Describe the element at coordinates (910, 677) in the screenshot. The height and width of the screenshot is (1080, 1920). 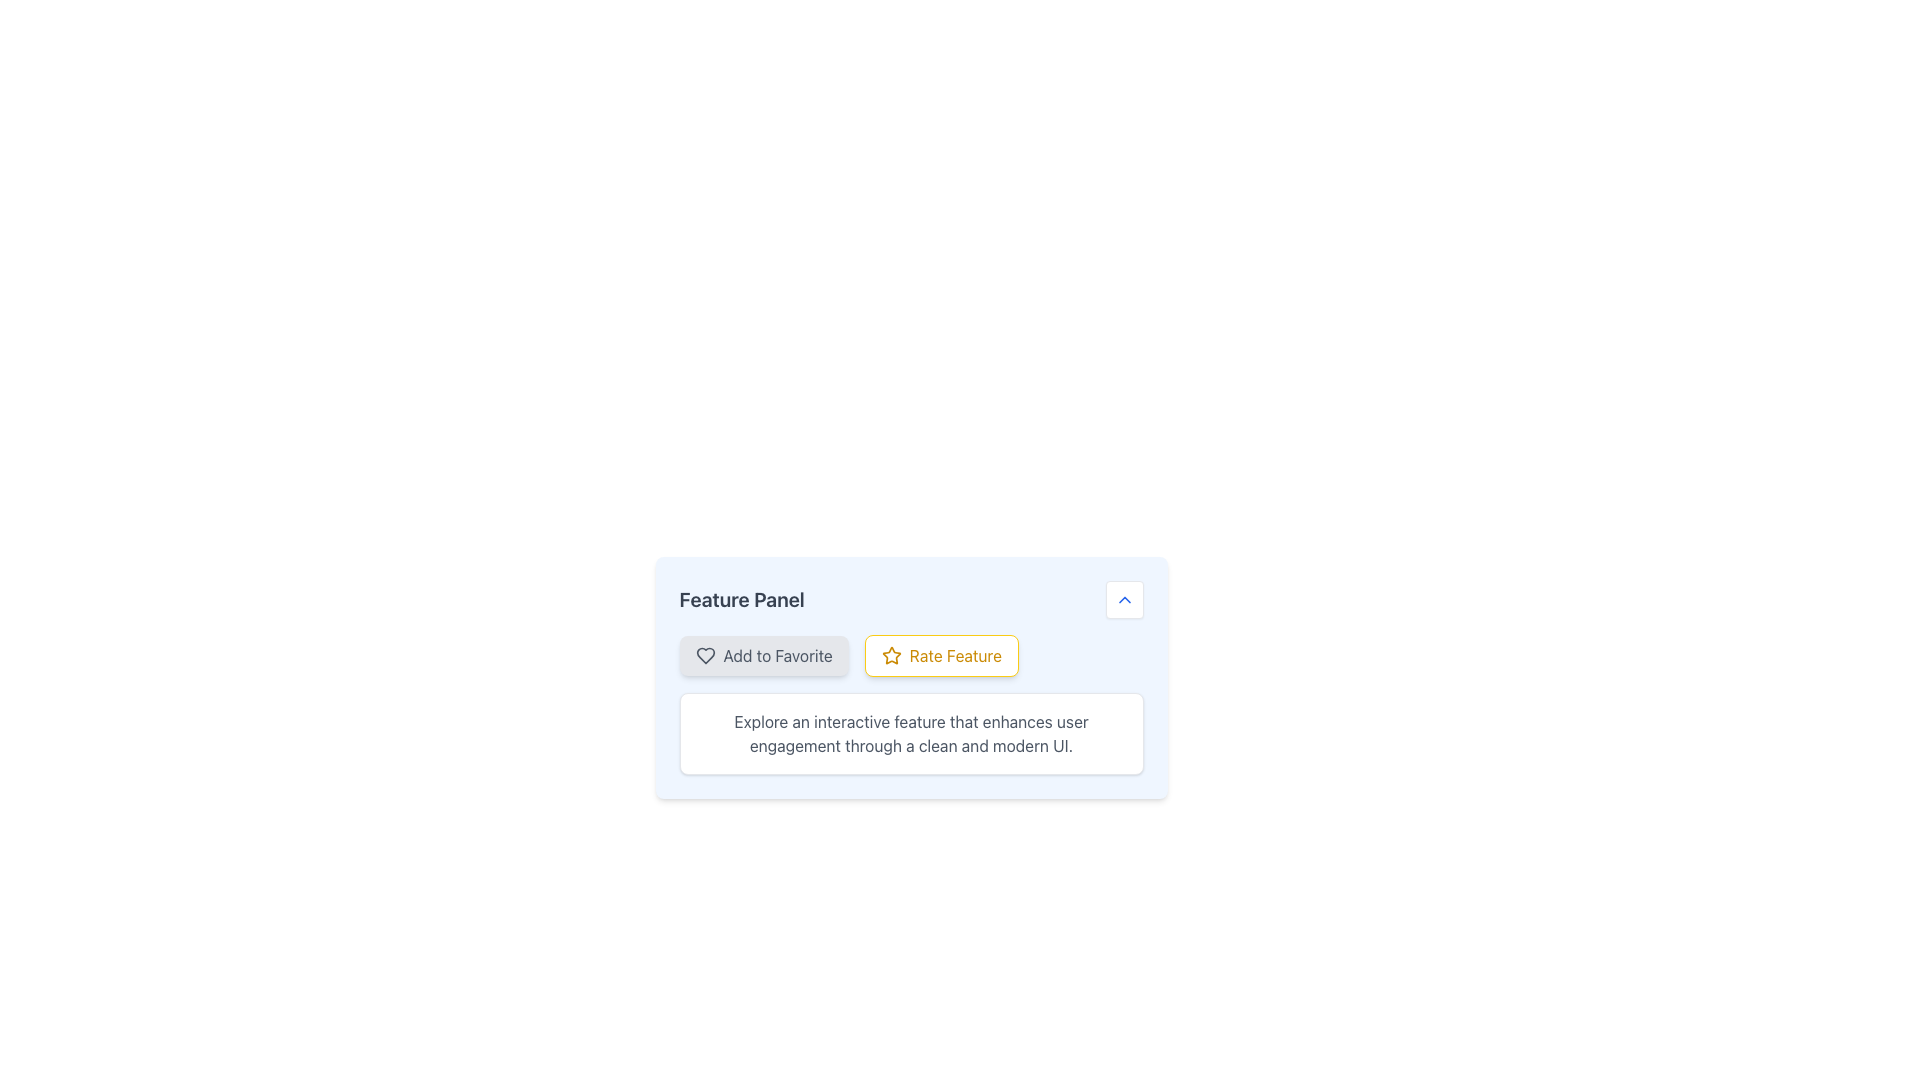
I see `description text from the 'Feature Panel' which has a light blue background and contains buttons labeled 'Add to Favorite' and 'Rate Feature'` at that location.